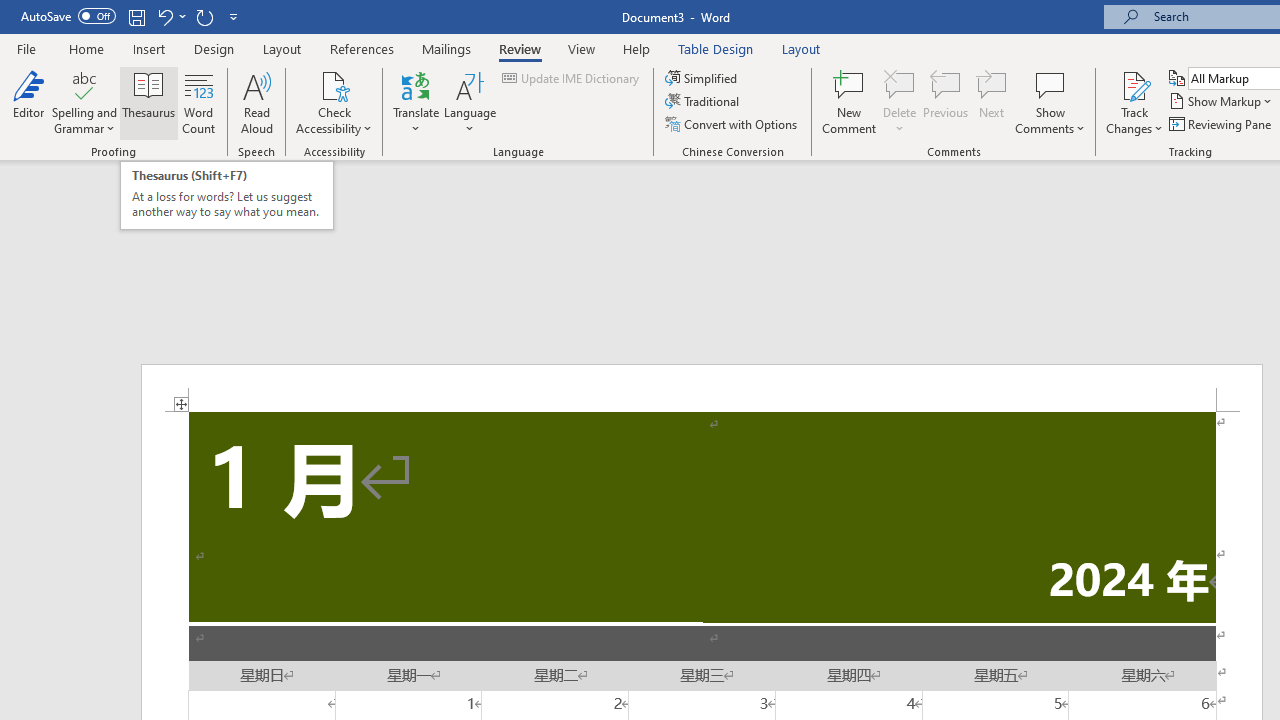 The image size is (1280, 720). What do you see at coordinates (731, 124) in the screenshot?
I see `'Convert with Options...'` at bounding box center [731, 124].